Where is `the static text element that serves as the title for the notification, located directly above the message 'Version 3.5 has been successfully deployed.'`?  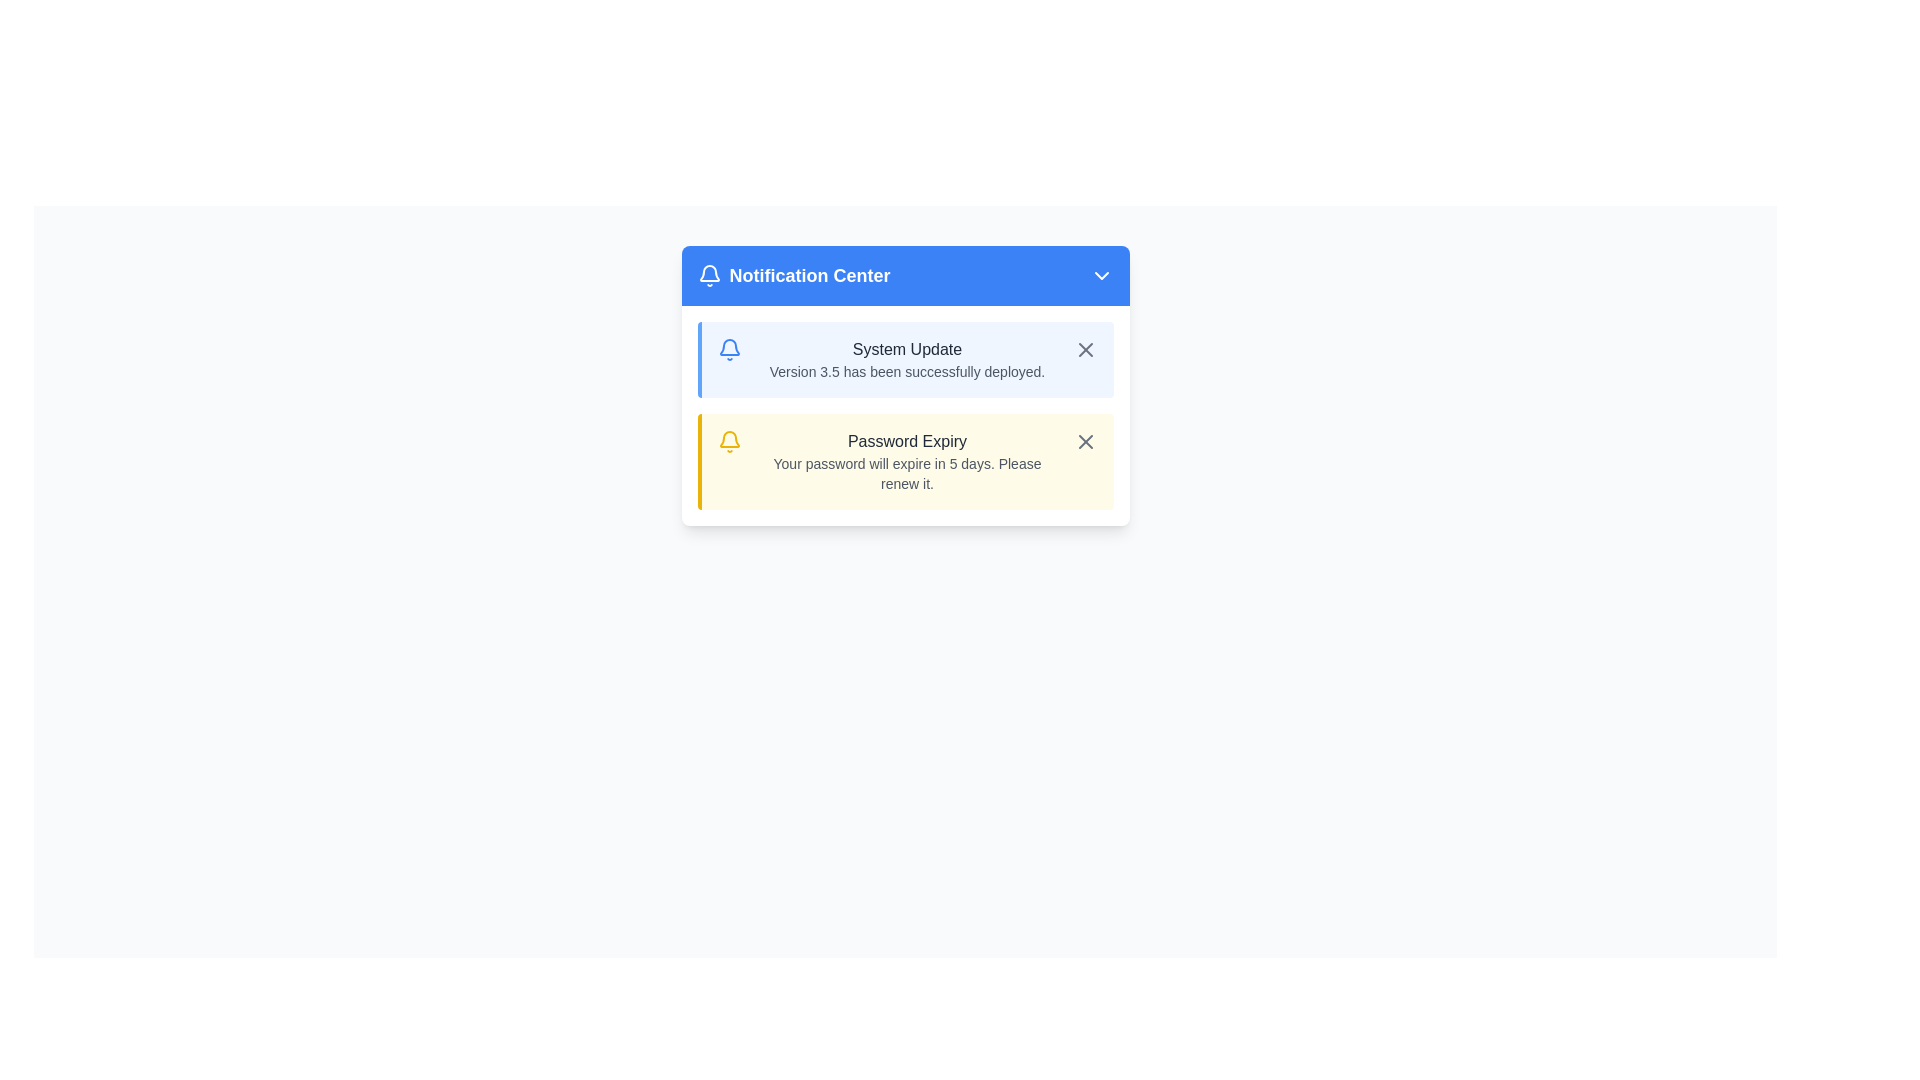 the static text element that serves as the title for the notification, located directly above the message 'Version 3.5 has been successfully deployed.' is located at coordinates (906, 349).